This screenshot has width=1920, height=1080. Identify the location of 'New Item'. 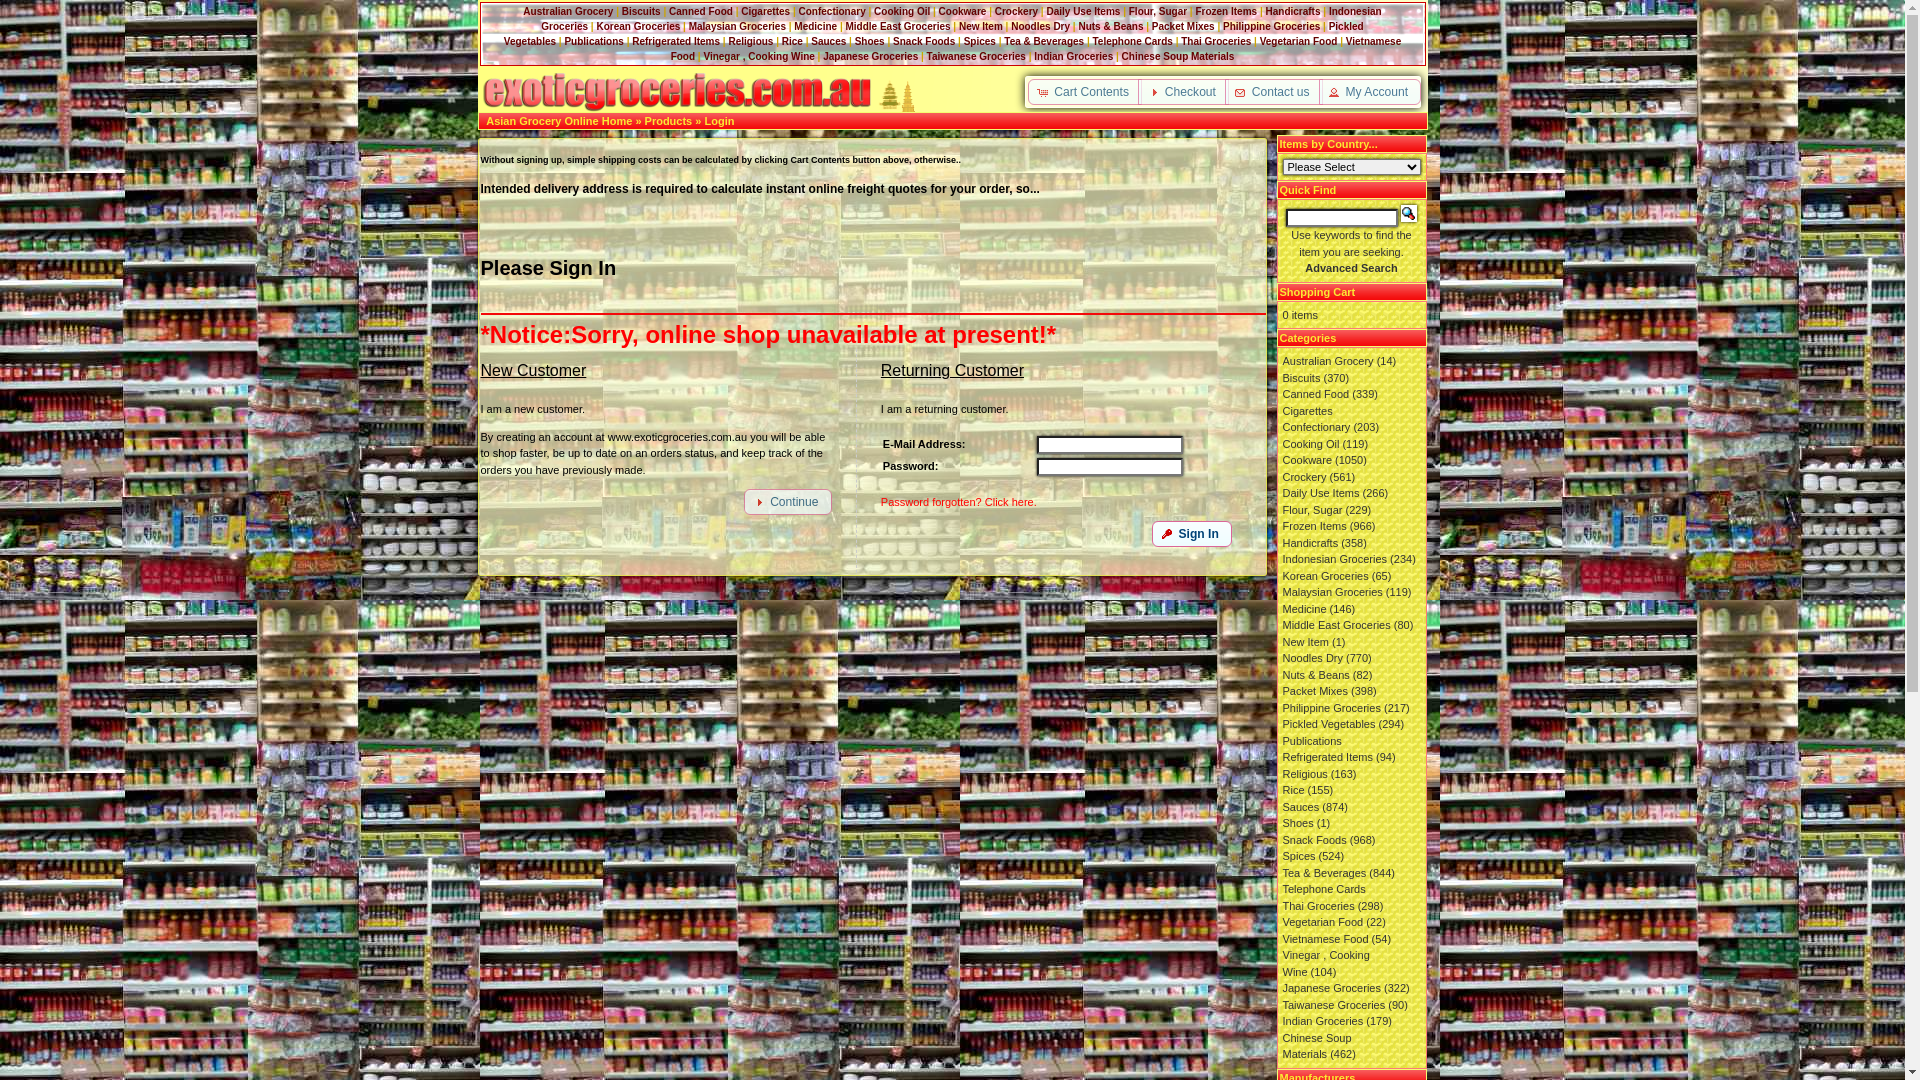
(958, 26).